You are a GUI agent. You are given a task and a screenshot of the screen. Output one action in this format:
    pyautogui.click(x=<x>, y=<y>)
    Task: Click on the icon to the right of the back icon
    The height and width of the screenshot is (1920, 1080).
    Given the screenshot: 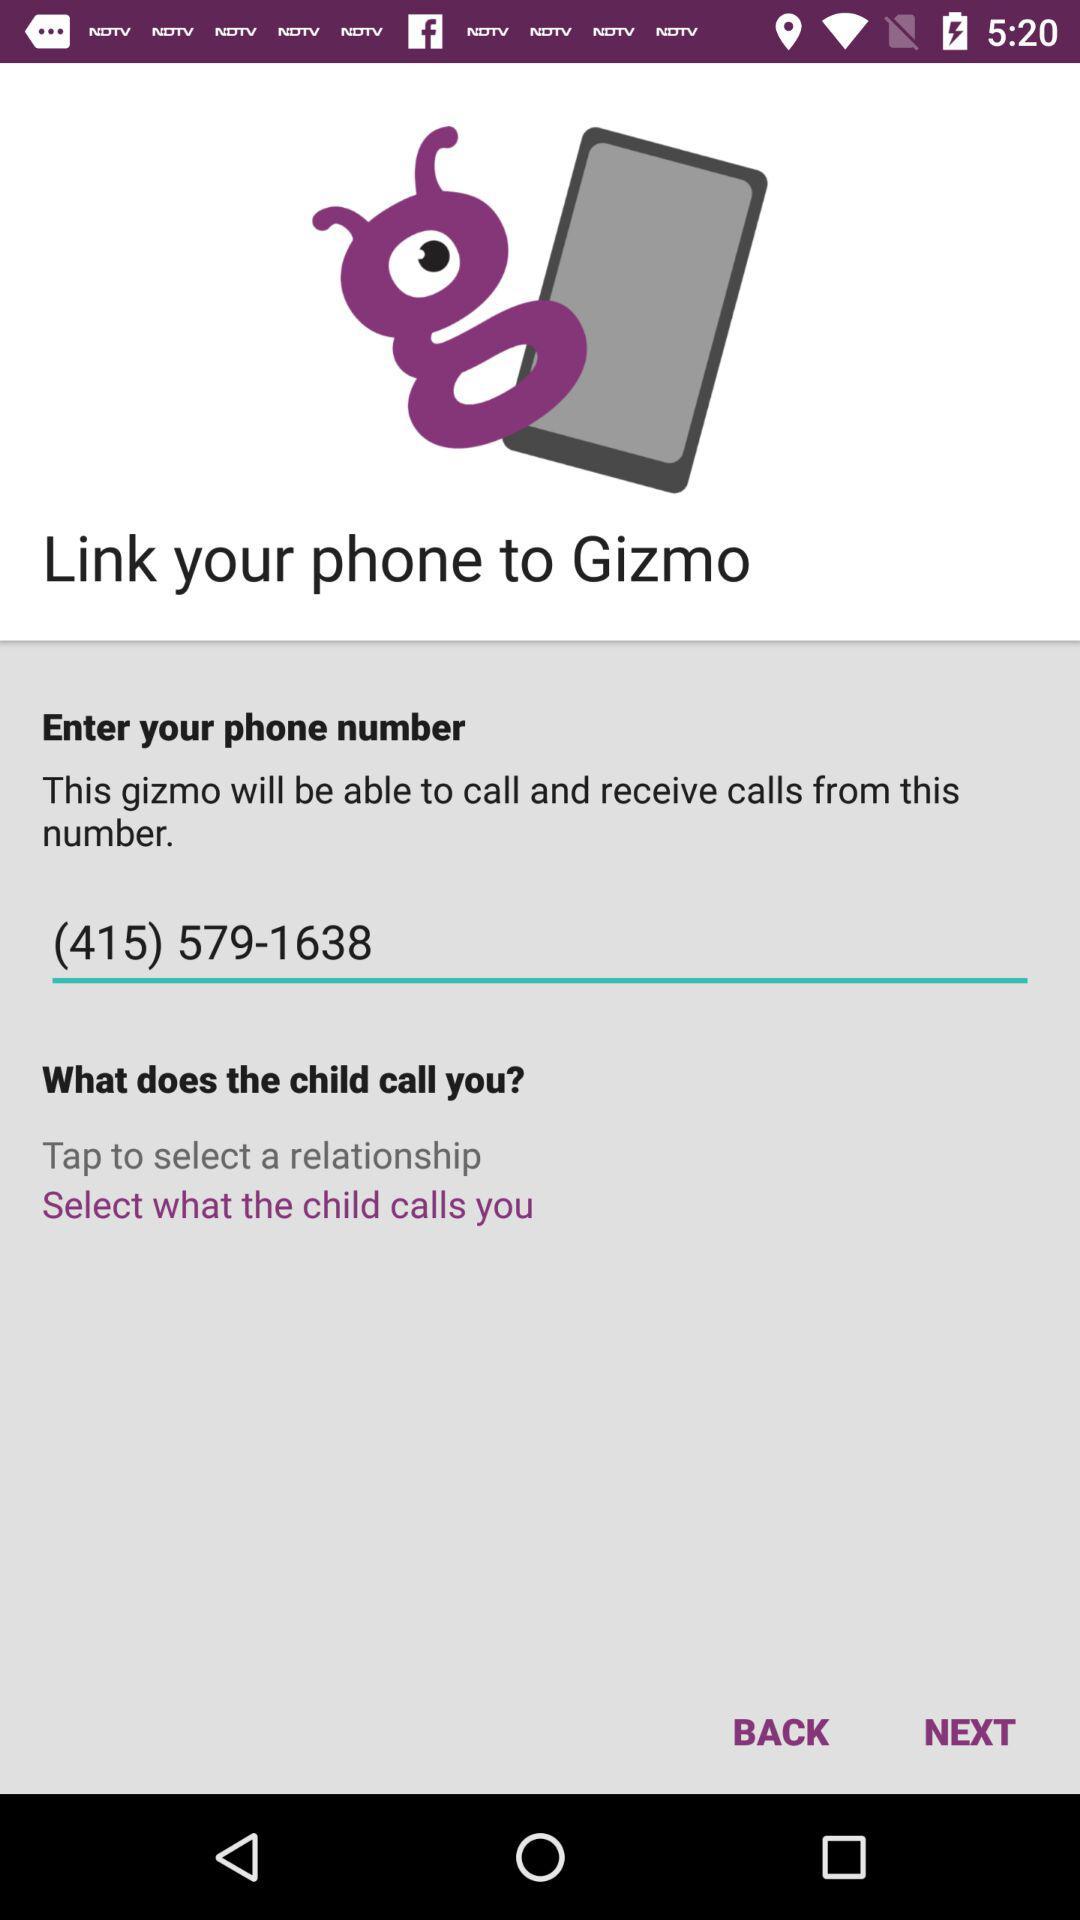 What is the action you would take?
    pyautogui.click(x=968, y=1730)
    